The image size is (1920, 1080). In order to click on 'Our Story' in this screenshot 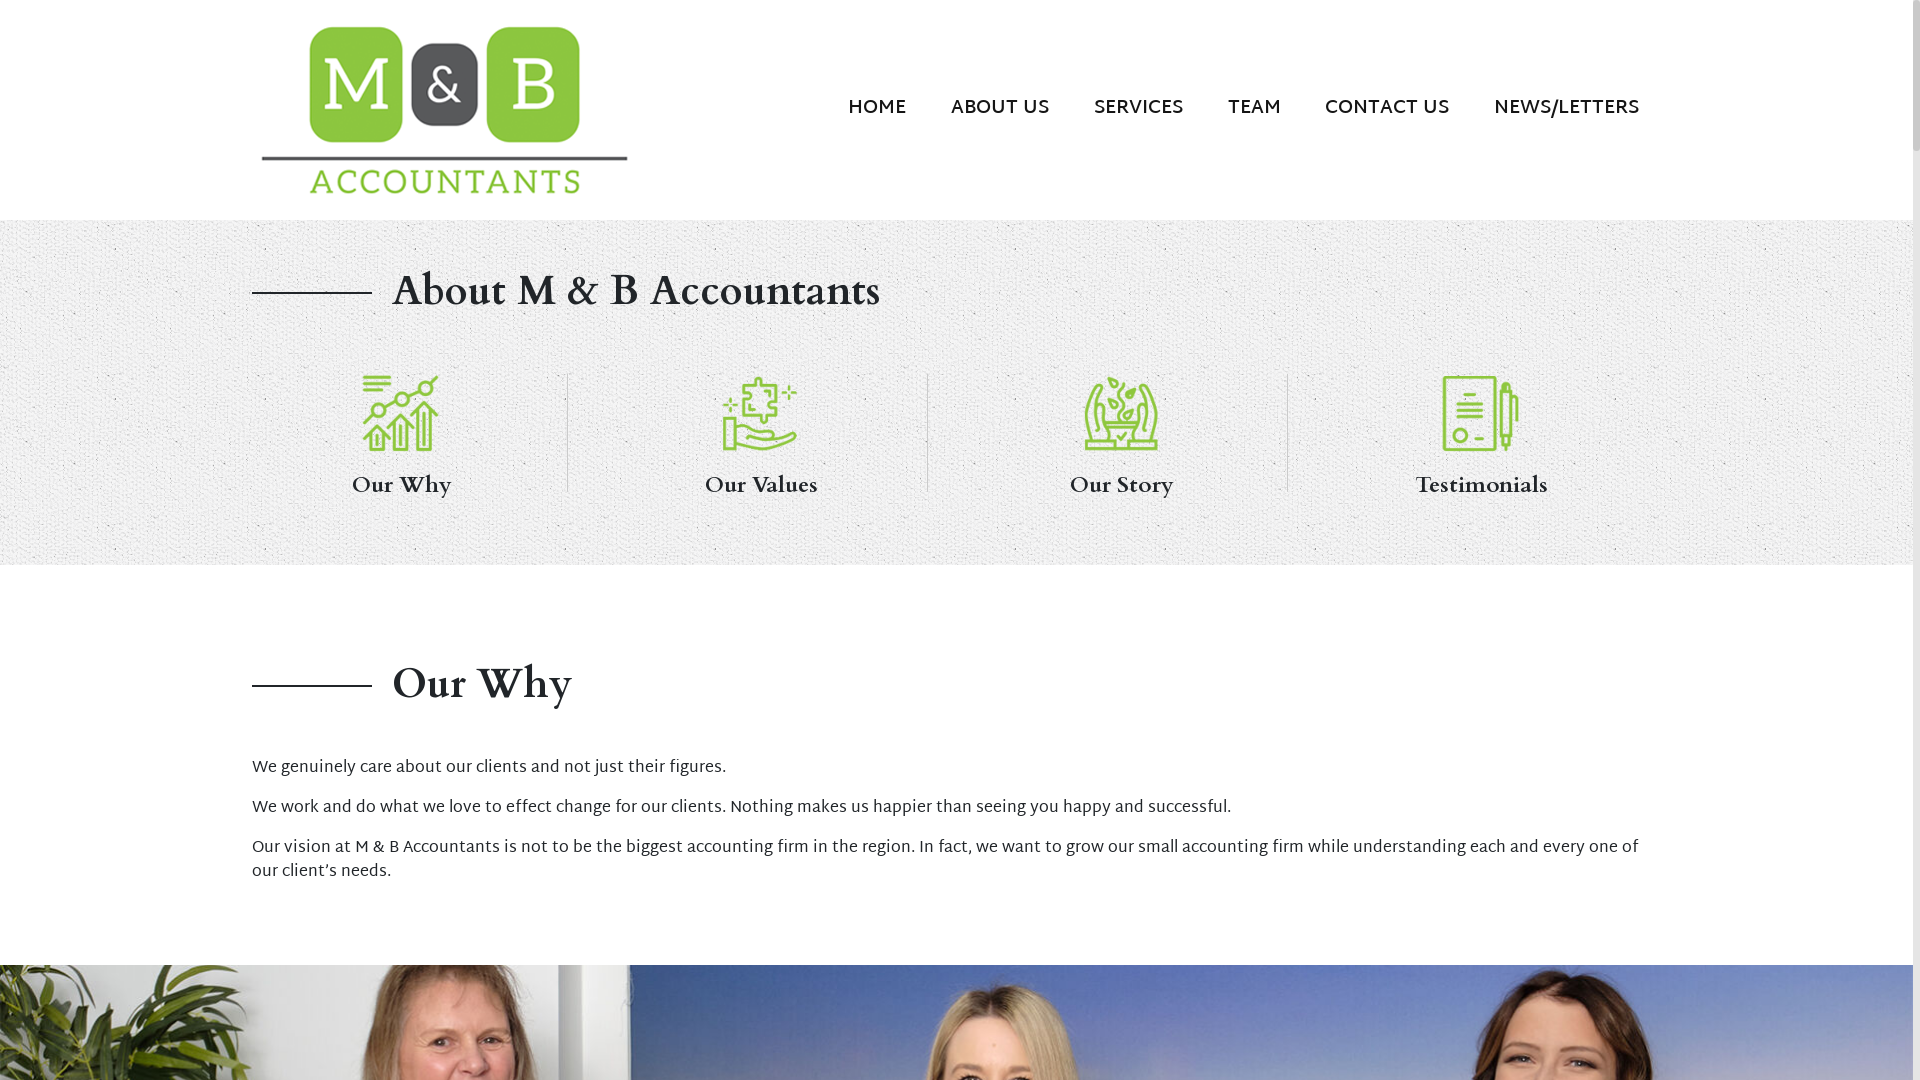, I will do `click(1070, 412)`.